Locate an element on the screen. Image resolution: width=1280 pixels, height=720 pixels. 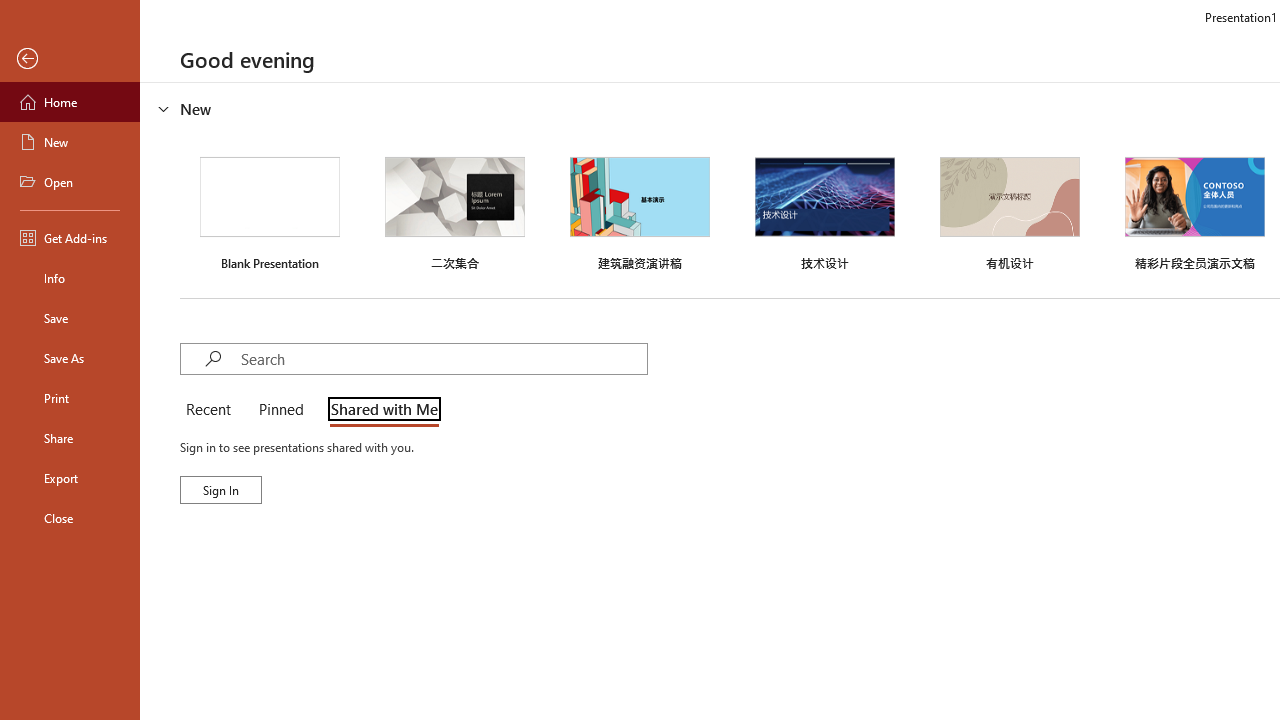
'New' is located at coordinates (69, 140).